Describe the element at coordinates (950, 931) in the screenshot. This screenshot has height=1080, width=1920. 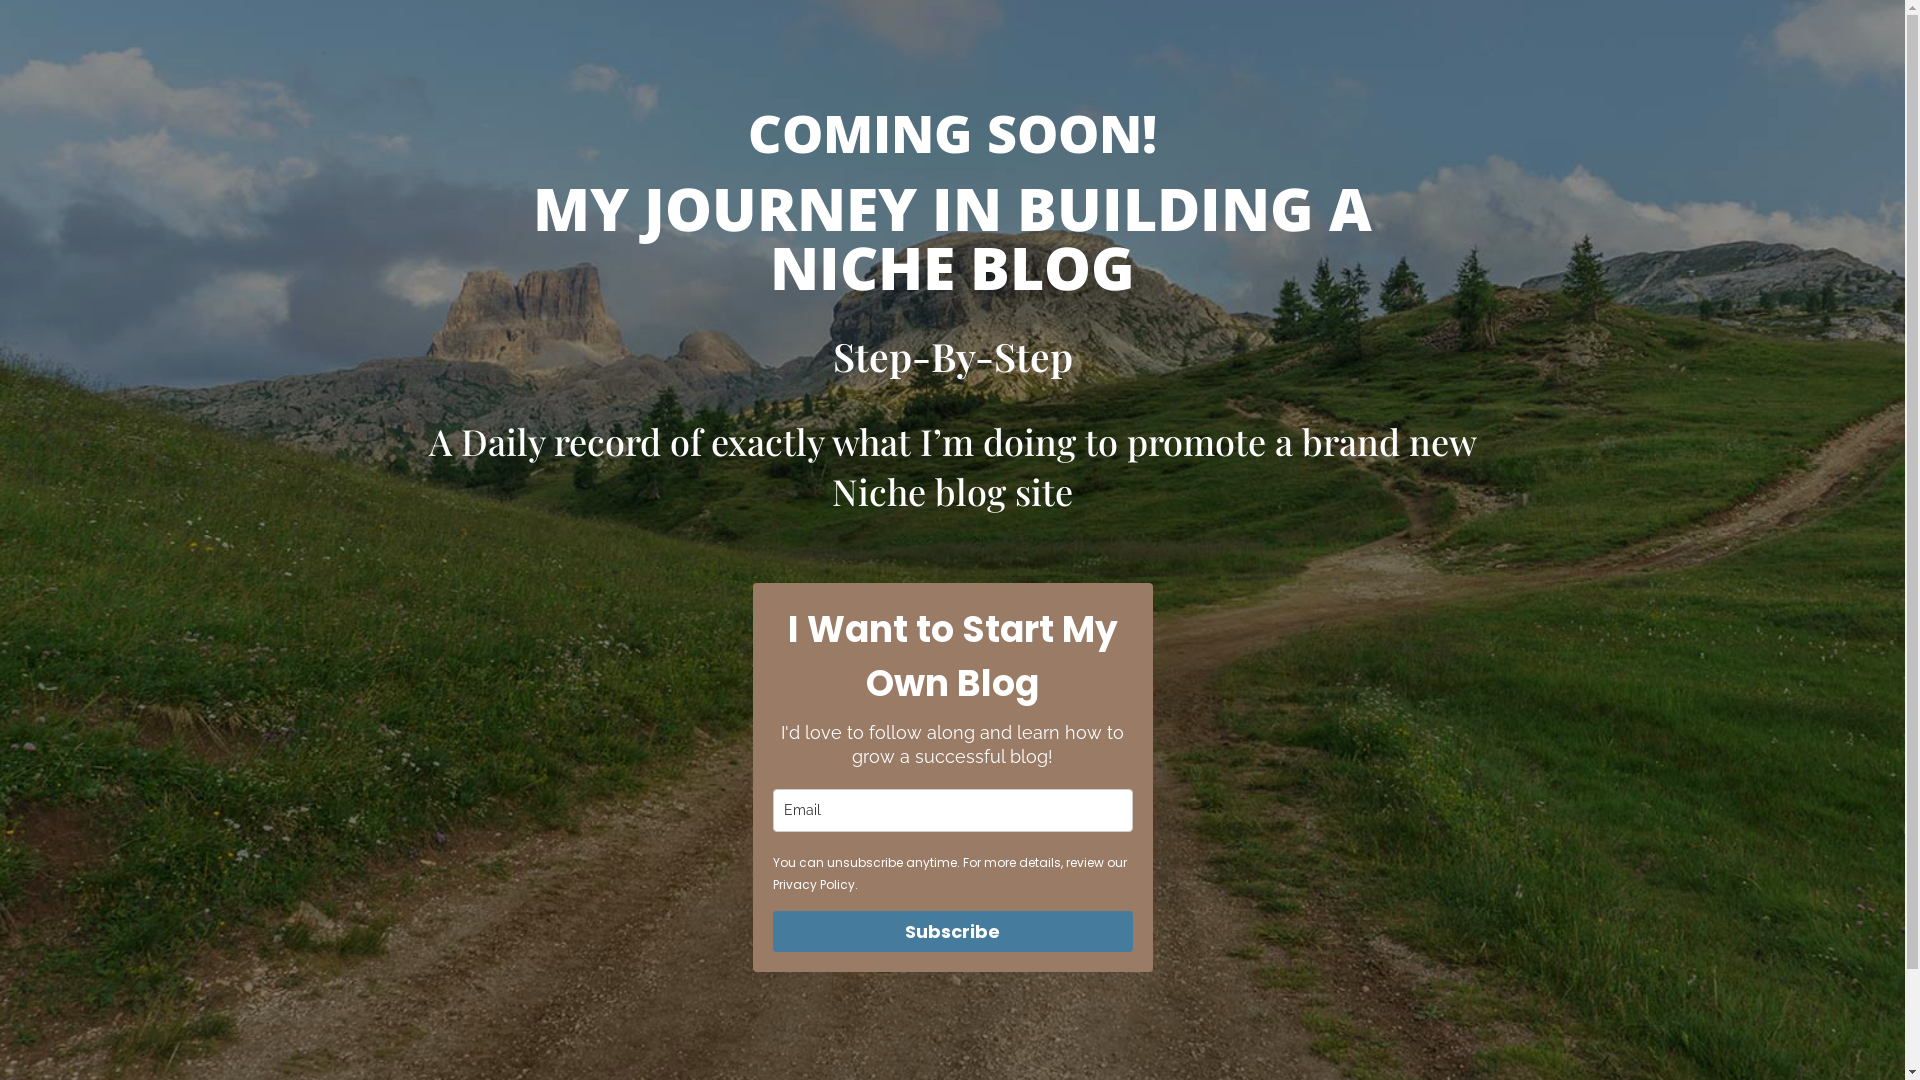
I see `'Subscribe'` at that location.